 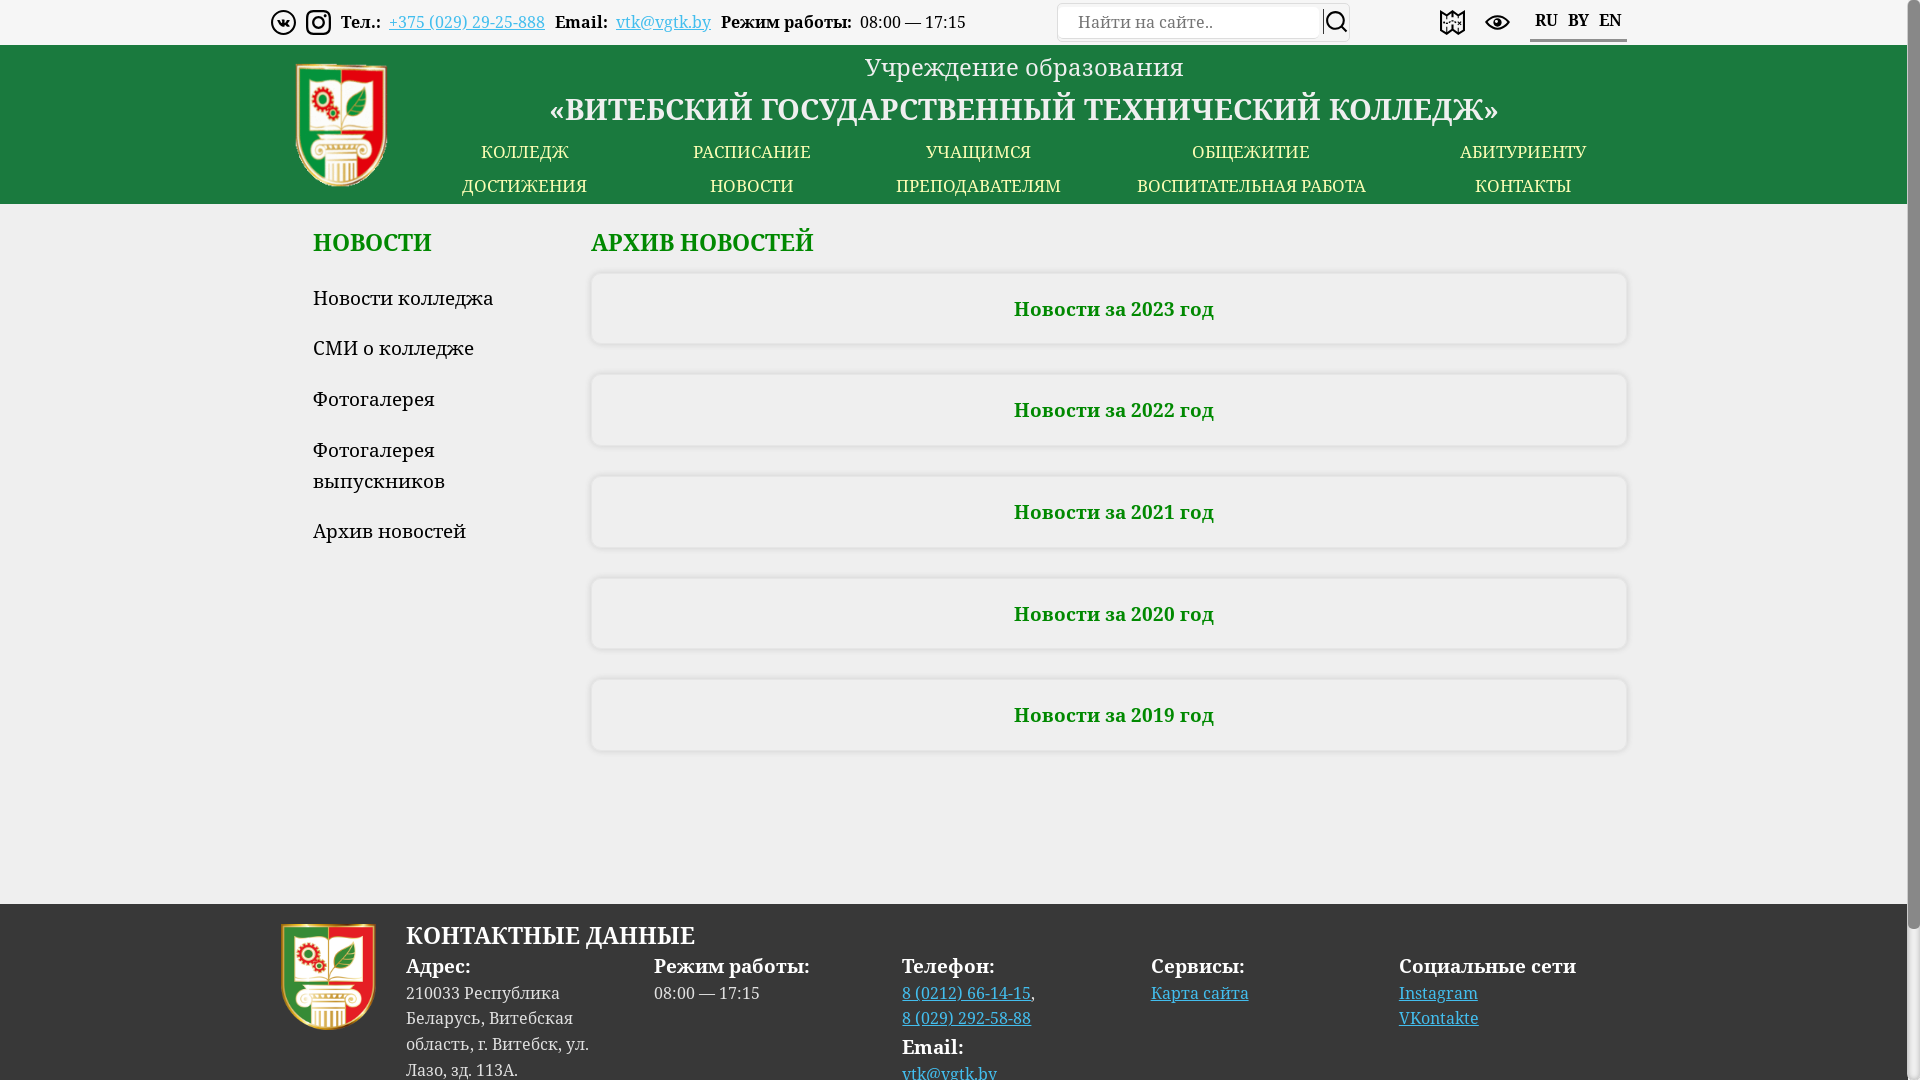 What do you see at coordinates (1577, 20) in the screenshot?
I see `'BY'` at bounding box center [1577, 20].